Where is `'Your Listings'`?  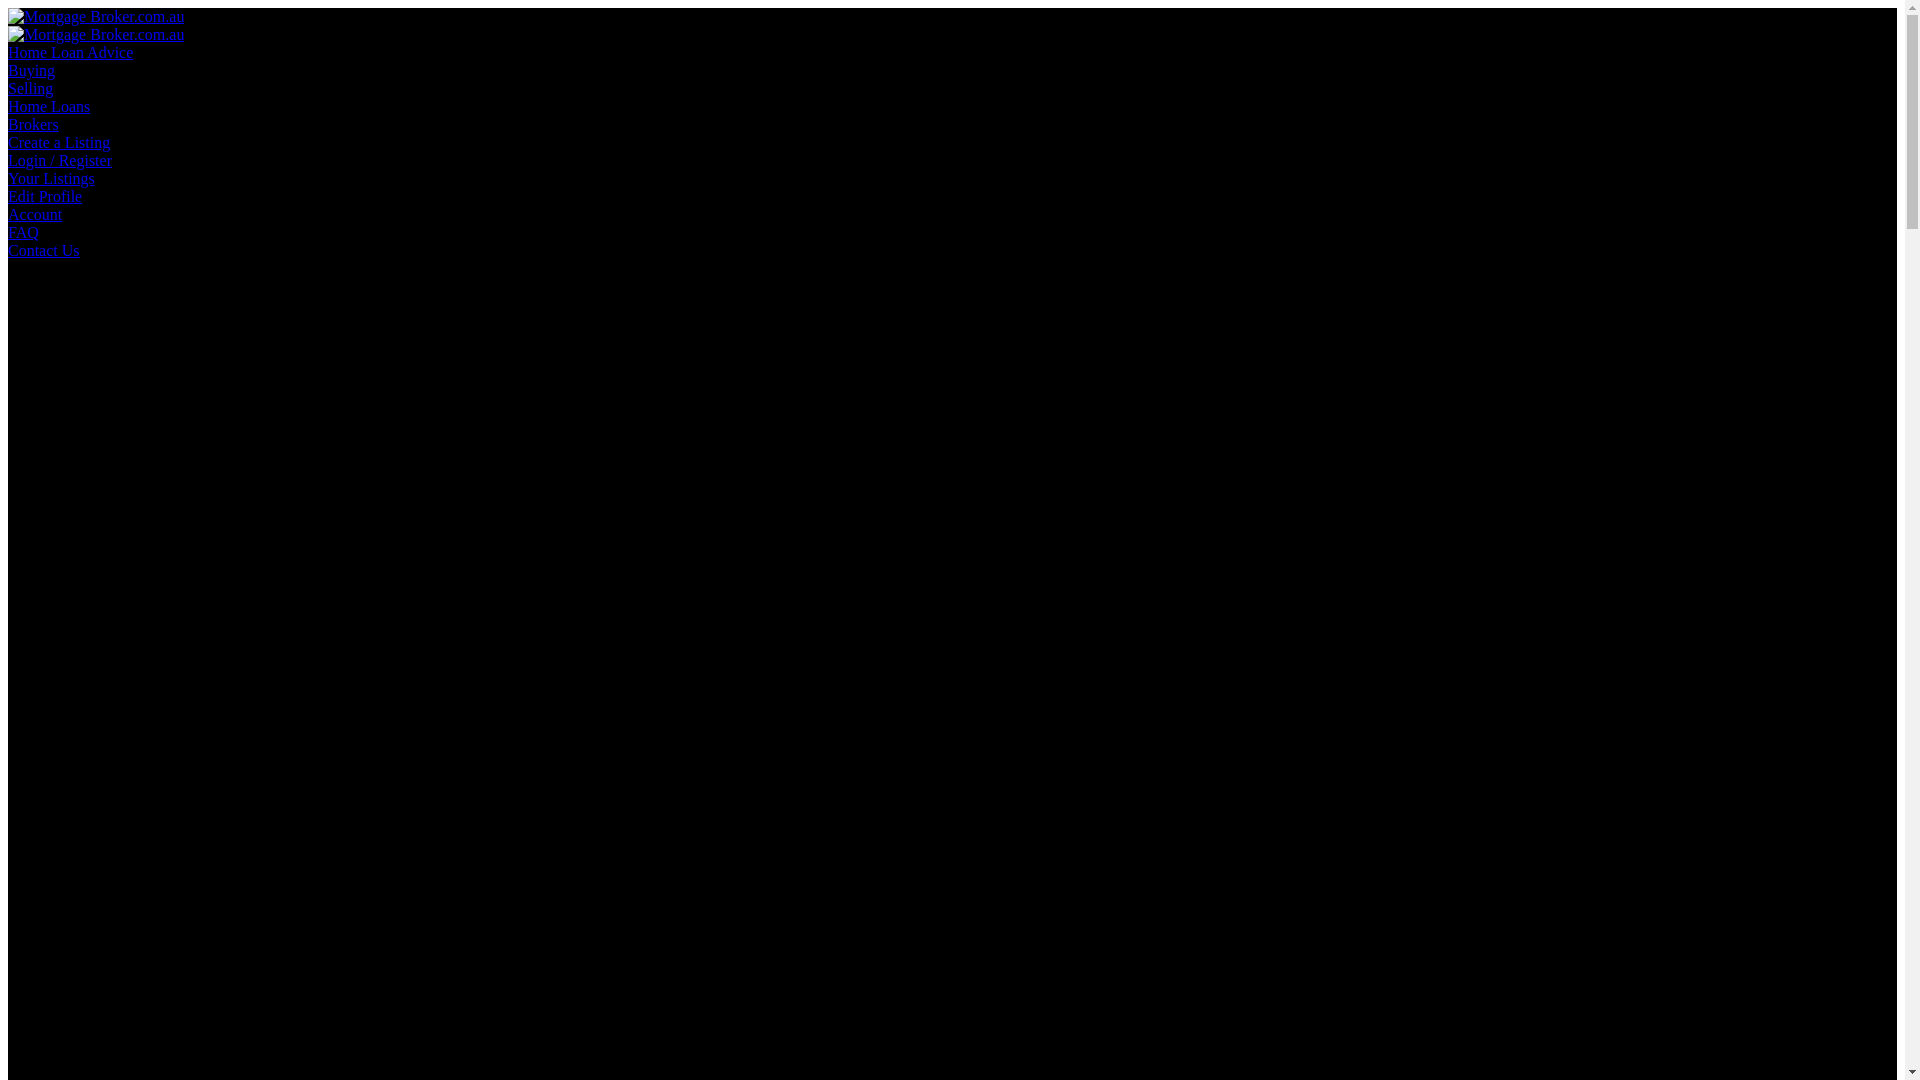
'Your Listings' is located at coordinates (8, 177).